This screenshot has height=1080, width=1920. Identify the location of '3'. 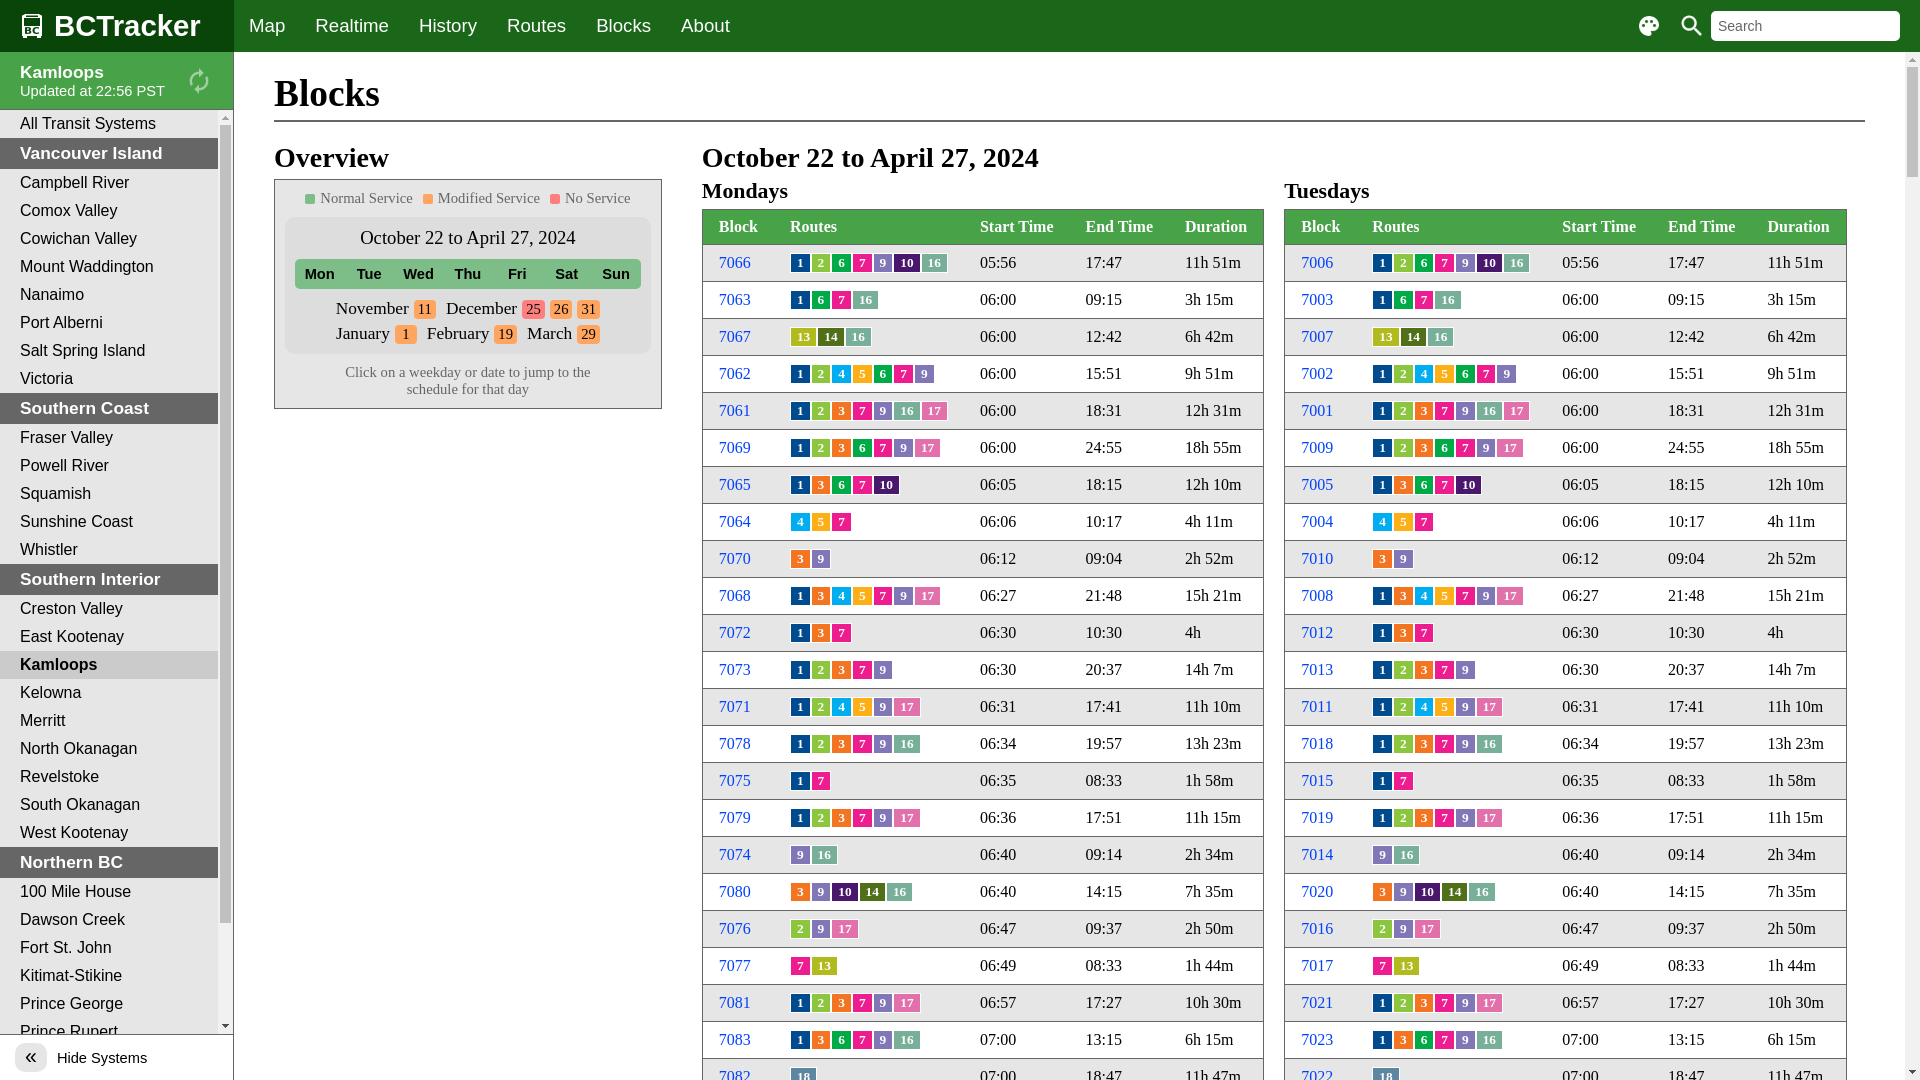
(1381, 890).